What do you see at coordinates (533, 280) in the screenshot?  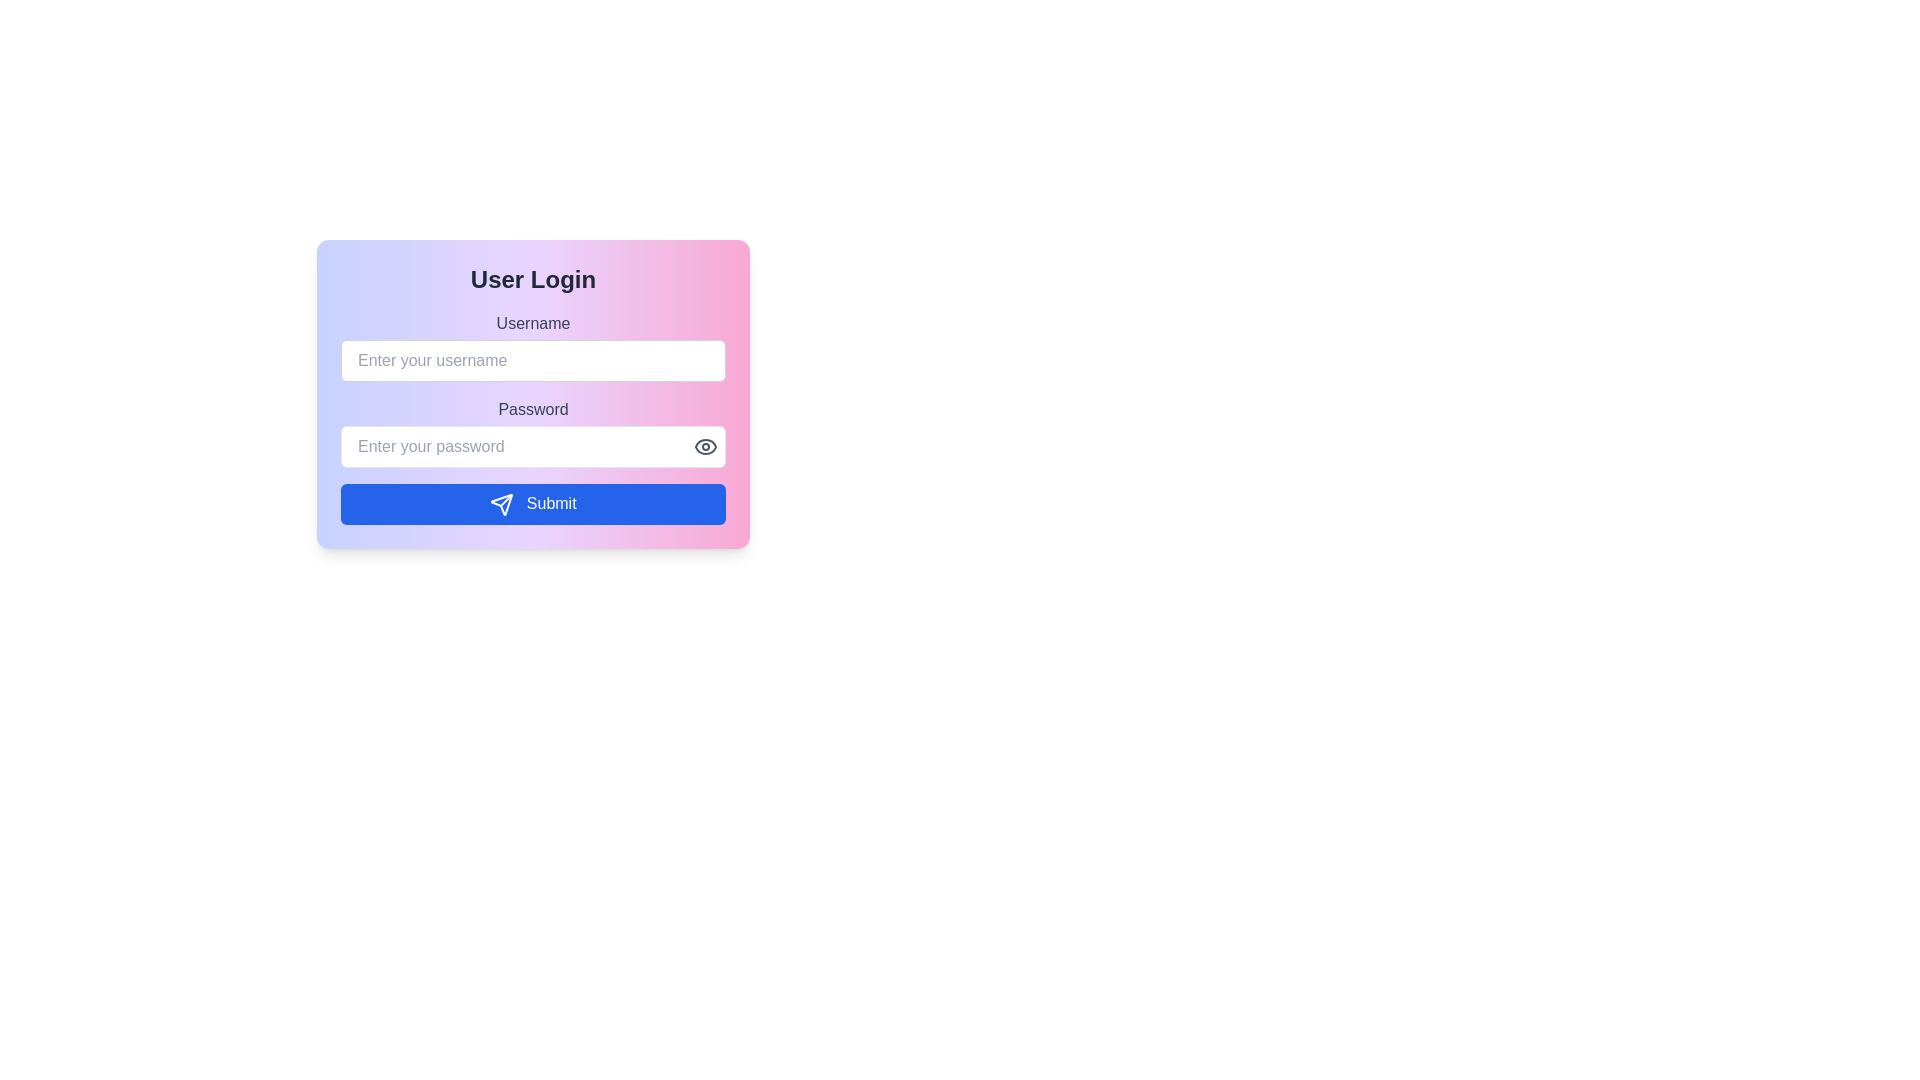 I see `the text header displaying 'User Login', which is bold, large, and centered at the top of the login form panel` at bounding box center [533, 280].